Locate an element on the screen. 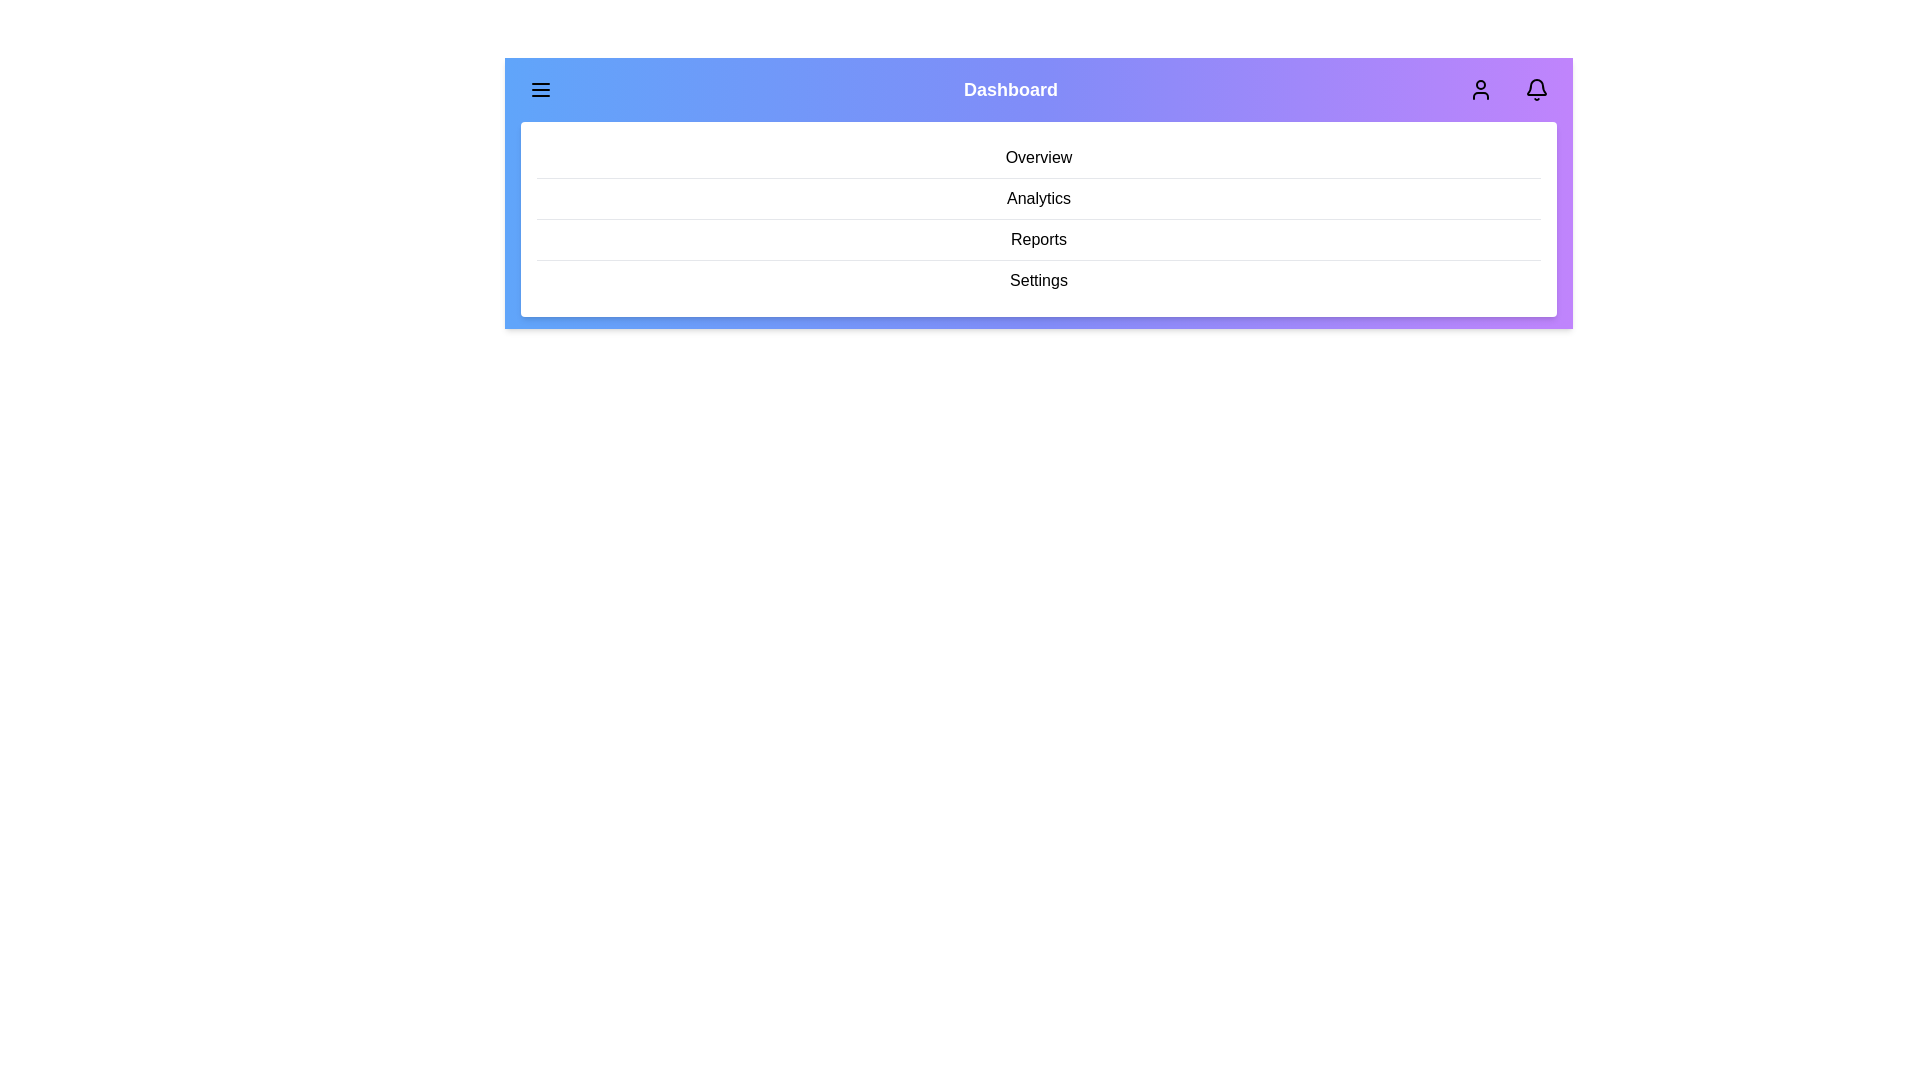  the 'User' icon in the app bar is located at coordinates (1481, 88).